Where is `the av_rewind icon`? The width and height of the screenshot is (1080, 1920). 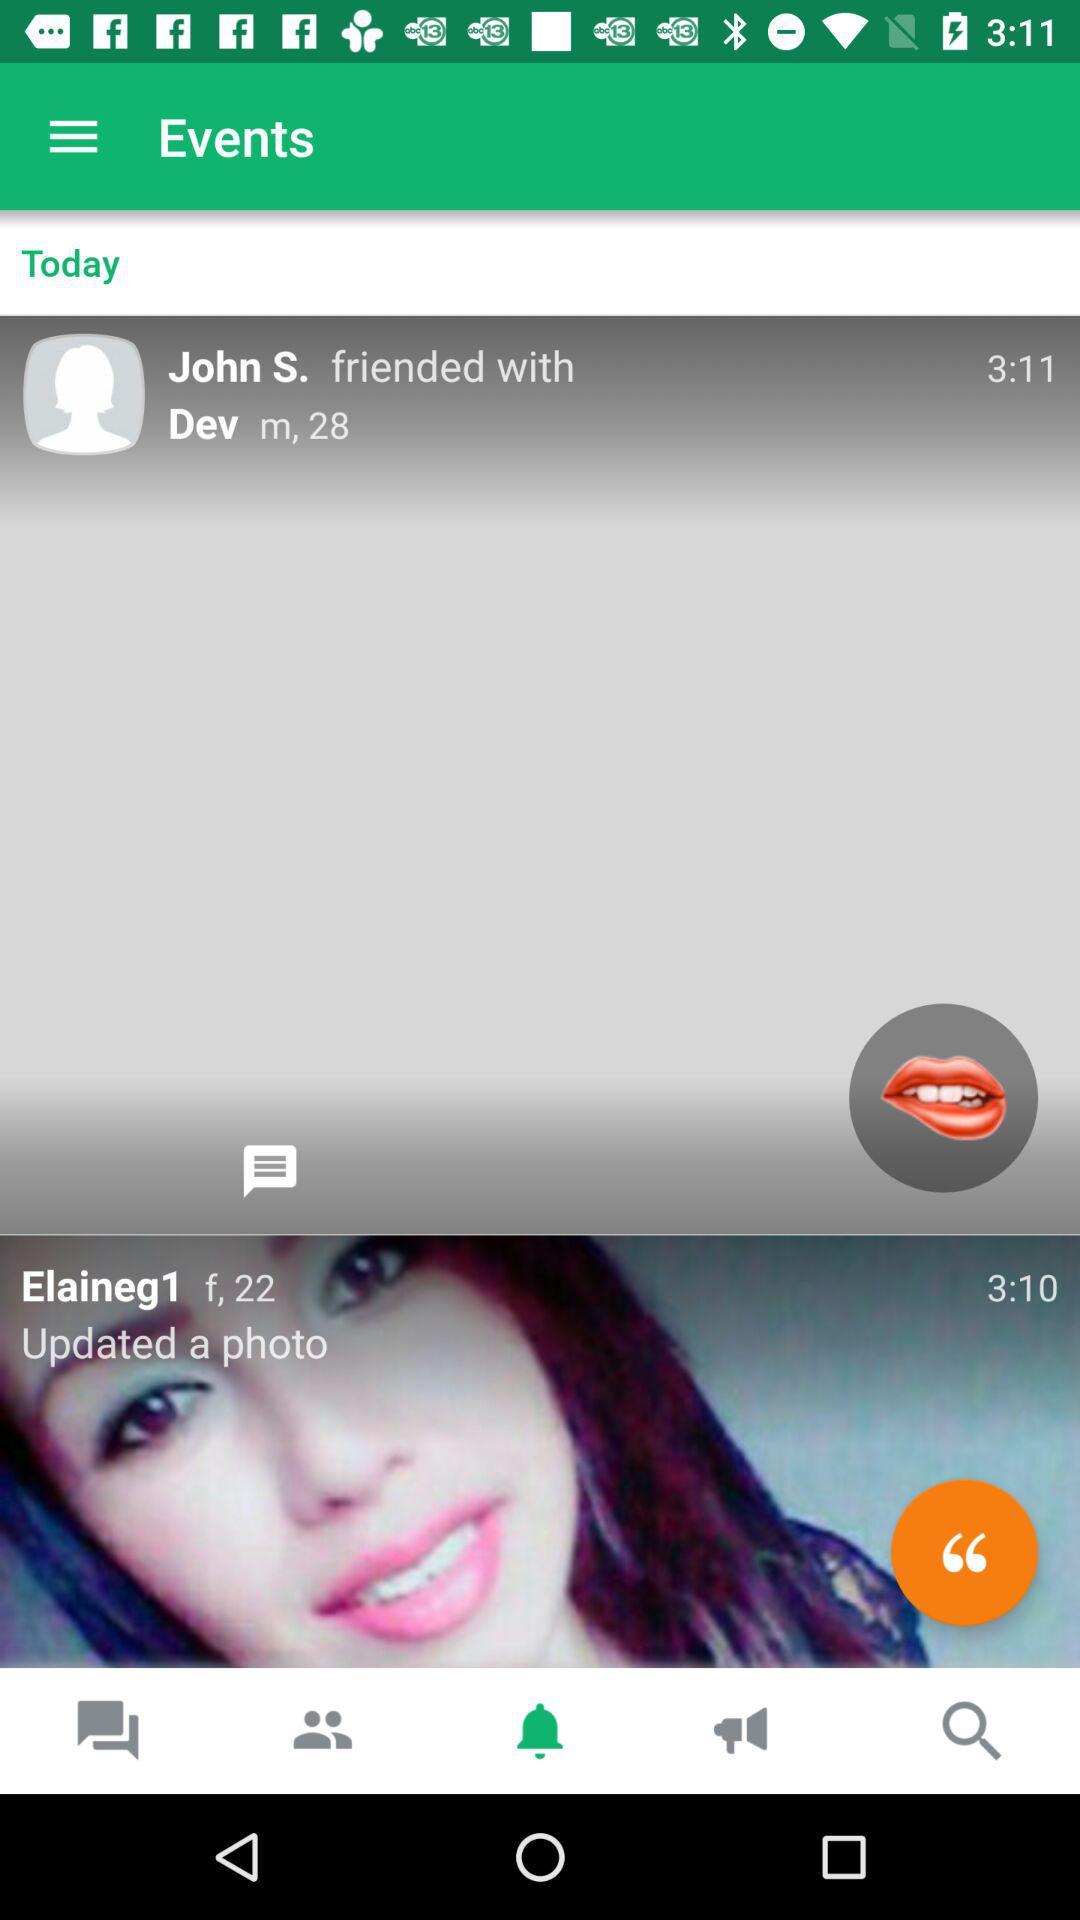
the av_rewind icon is located at coordinates (963, 1551).